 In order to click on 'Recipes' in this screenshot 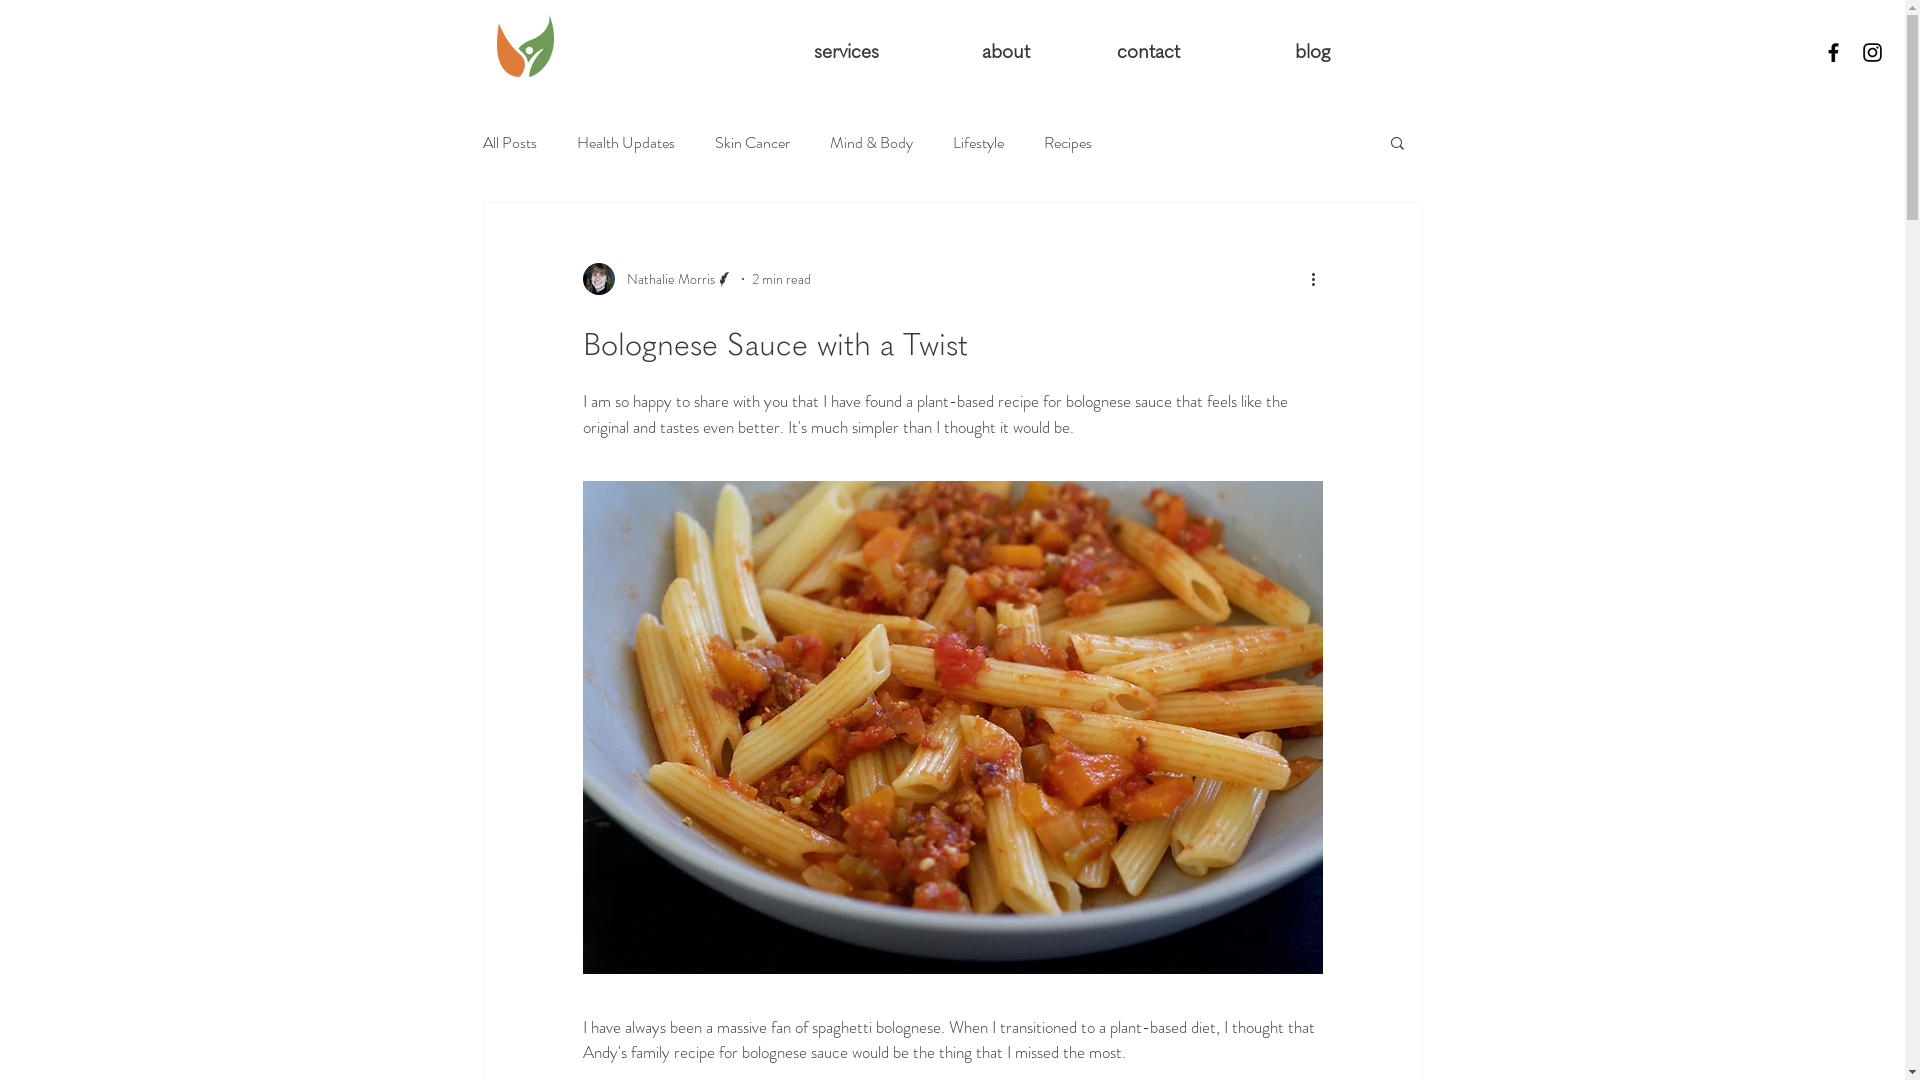, I will do `click(1042, 140)`.